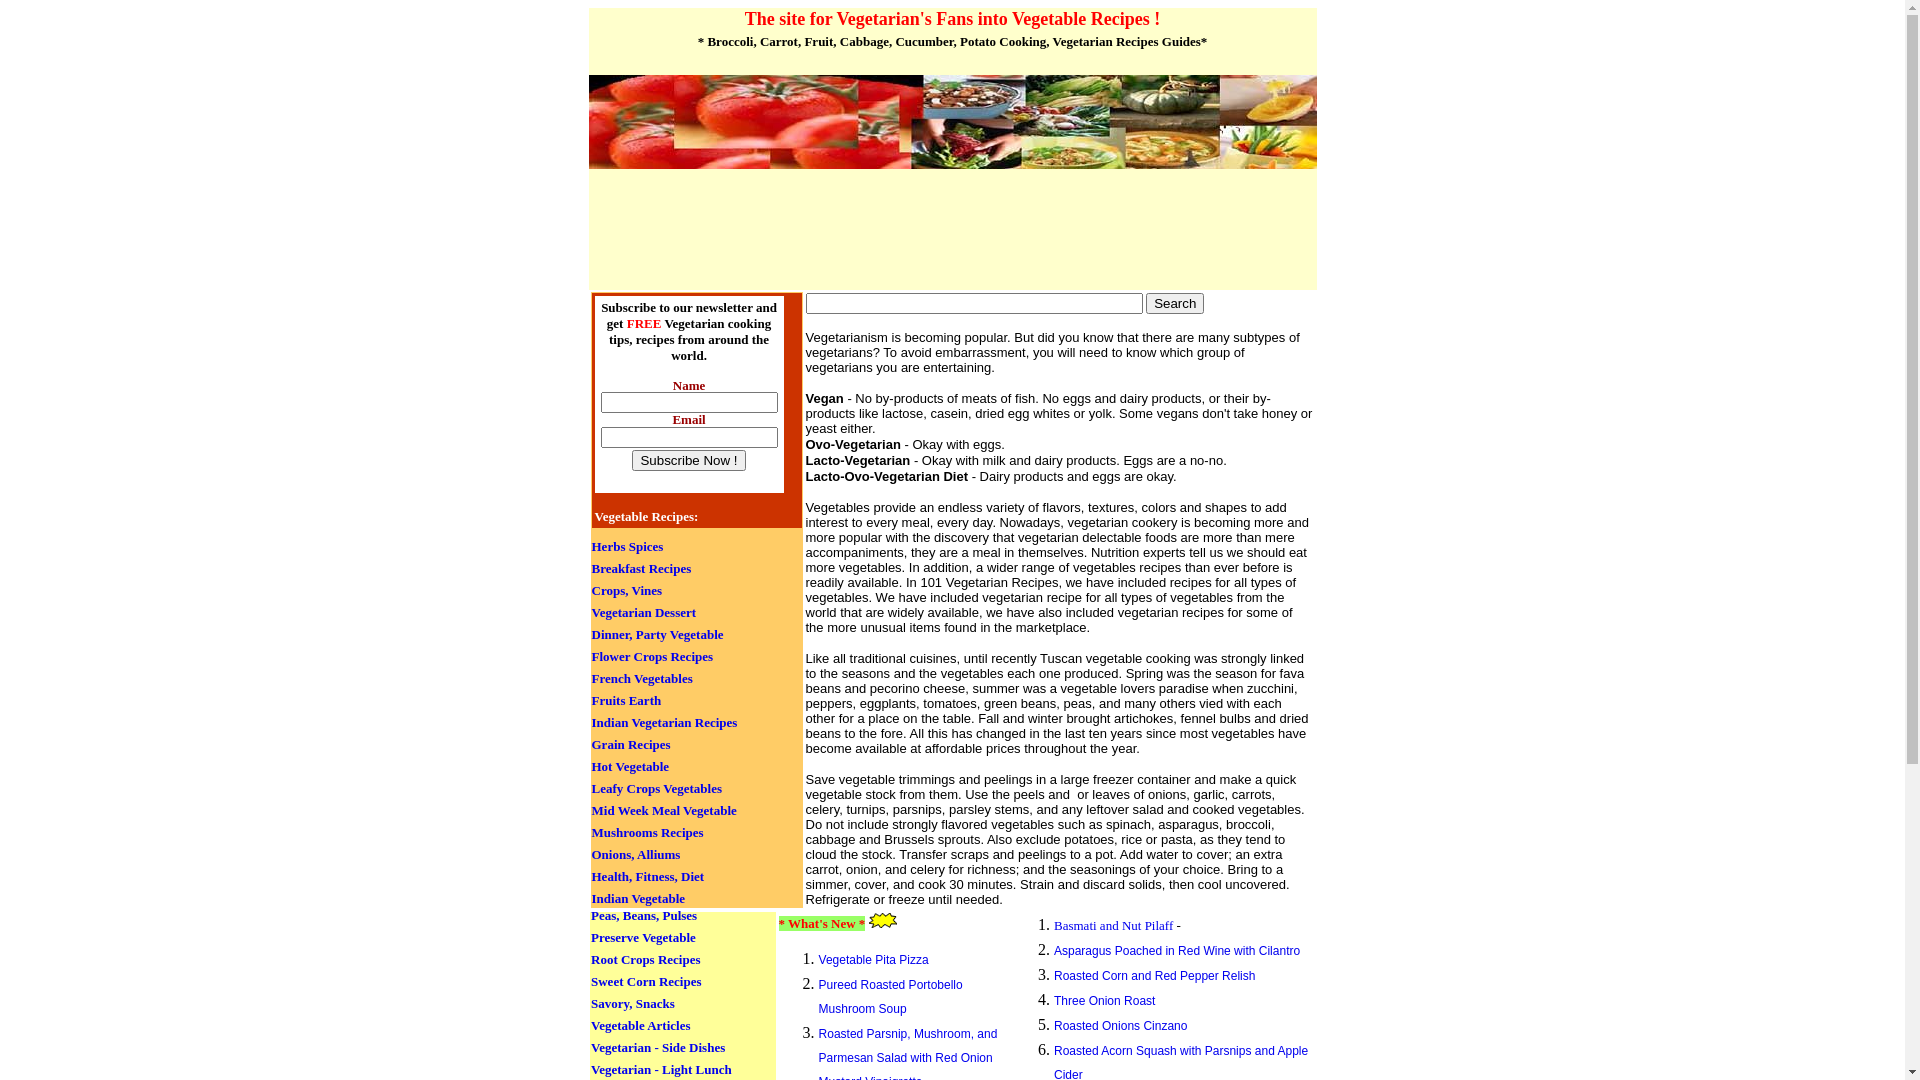 The width and height of the screenshot is (1920, 1080). What do you see at coordinates (1154, 974) in the screenshot?
I see `'Roasted Corn and Red Pepper Relish'` at bounding box center [1154, 974].